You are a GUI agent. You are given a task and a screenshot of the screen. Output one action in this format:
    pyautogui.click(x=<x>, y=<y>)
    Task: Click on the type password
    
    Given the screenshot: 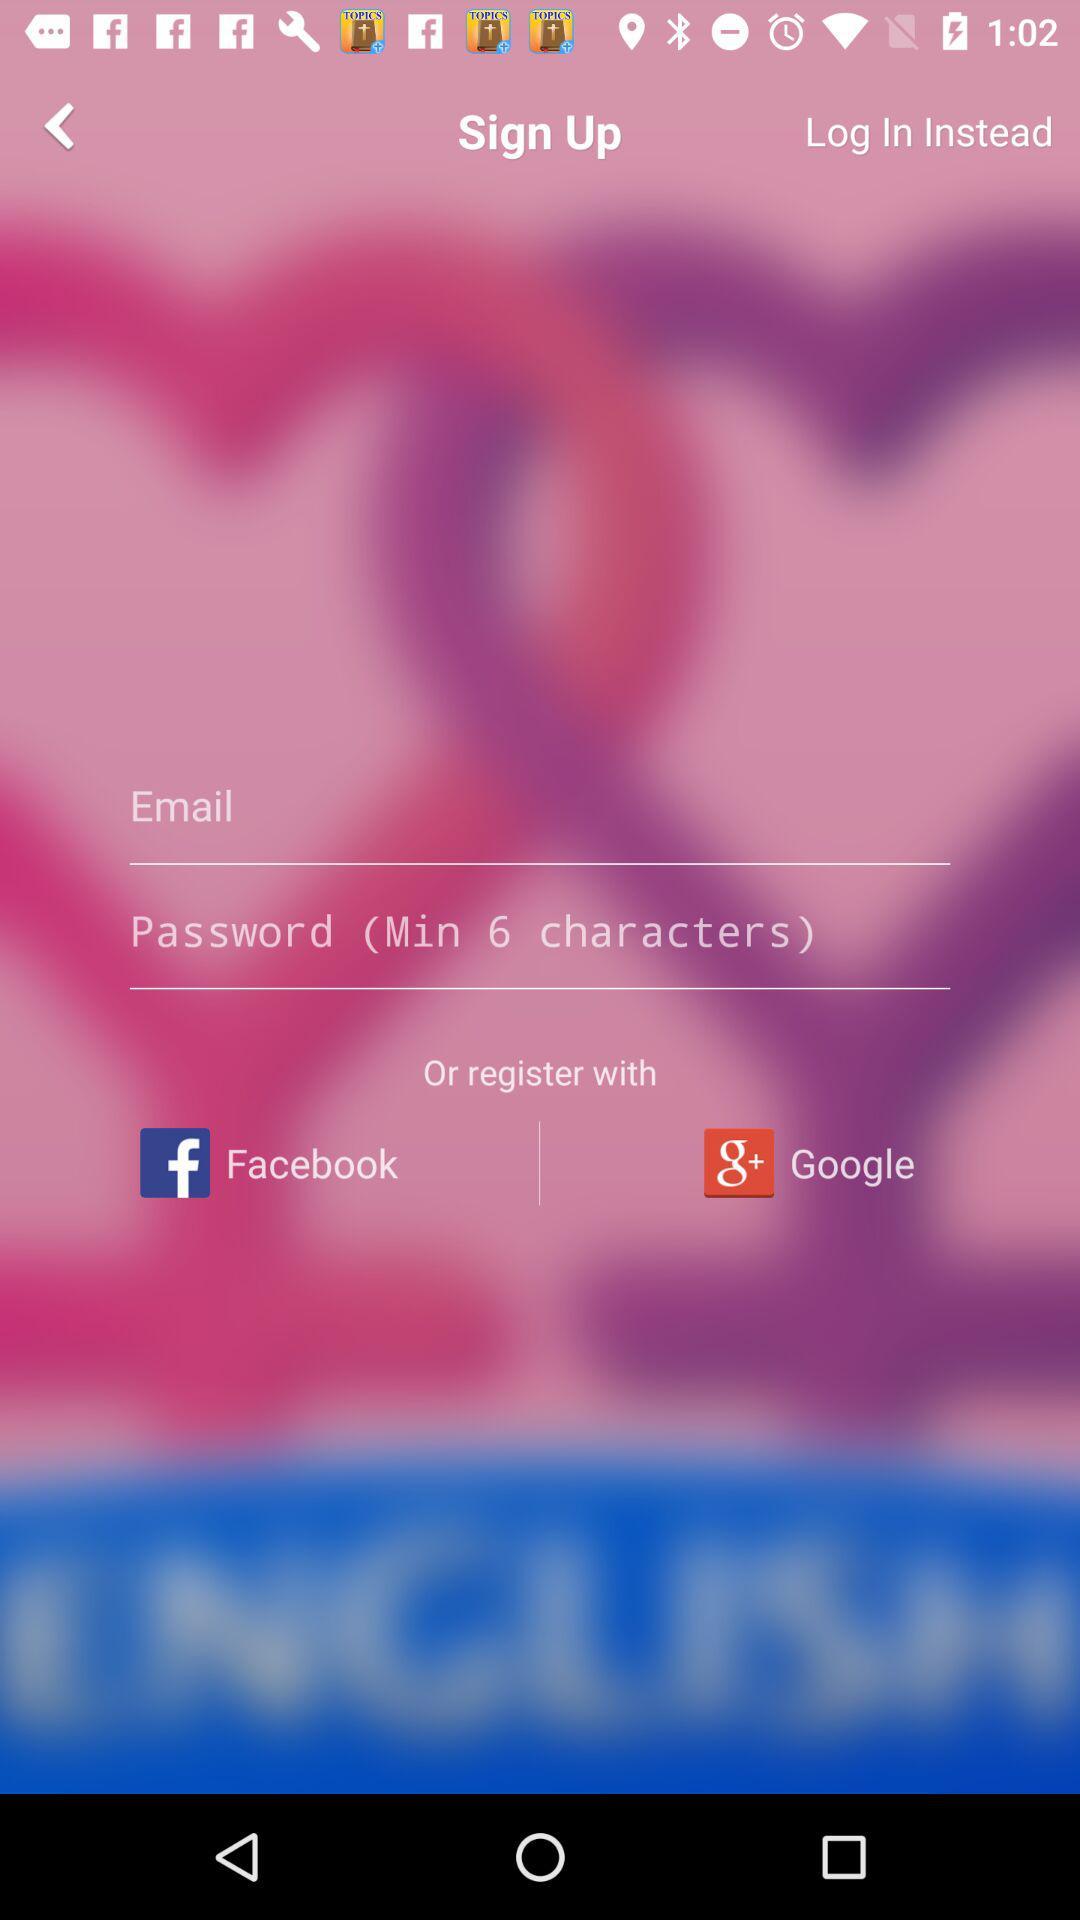 What is the action you would take?
    pyautogui.click(x=540, y=929)
    